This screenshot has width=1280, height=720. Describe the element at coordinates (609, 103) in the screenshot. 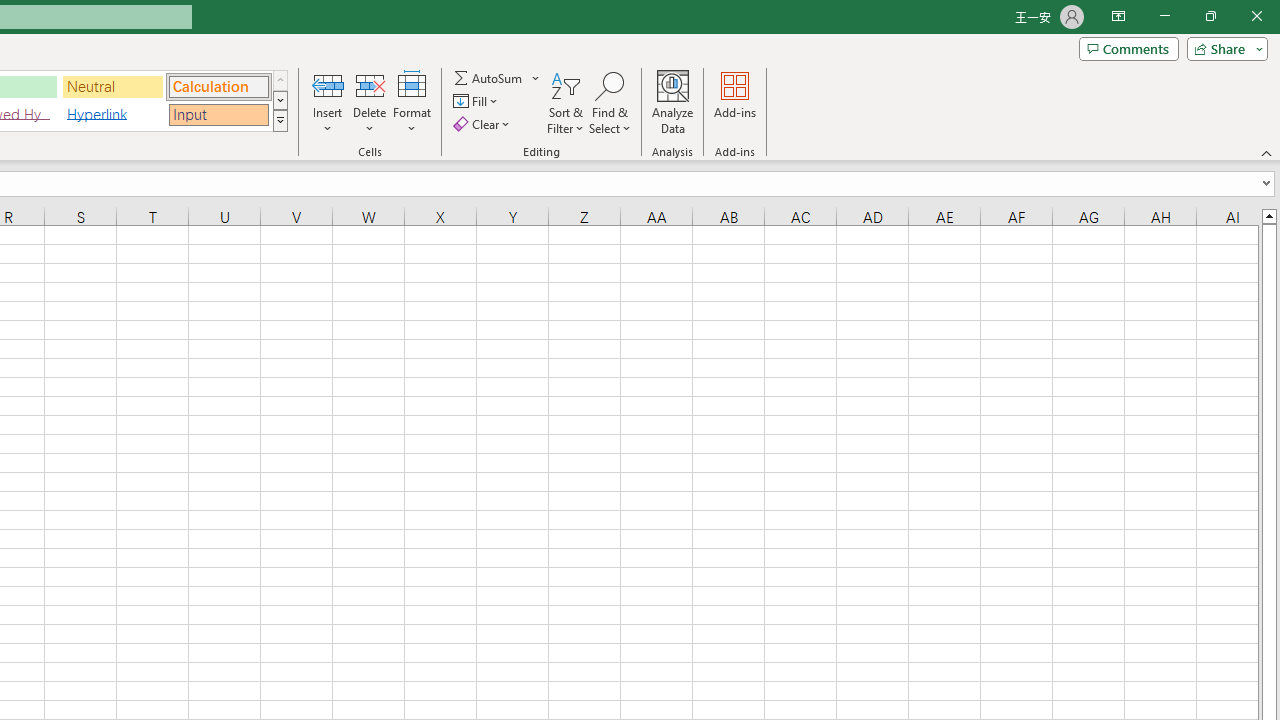

I see `'Find & Select'` at that location.